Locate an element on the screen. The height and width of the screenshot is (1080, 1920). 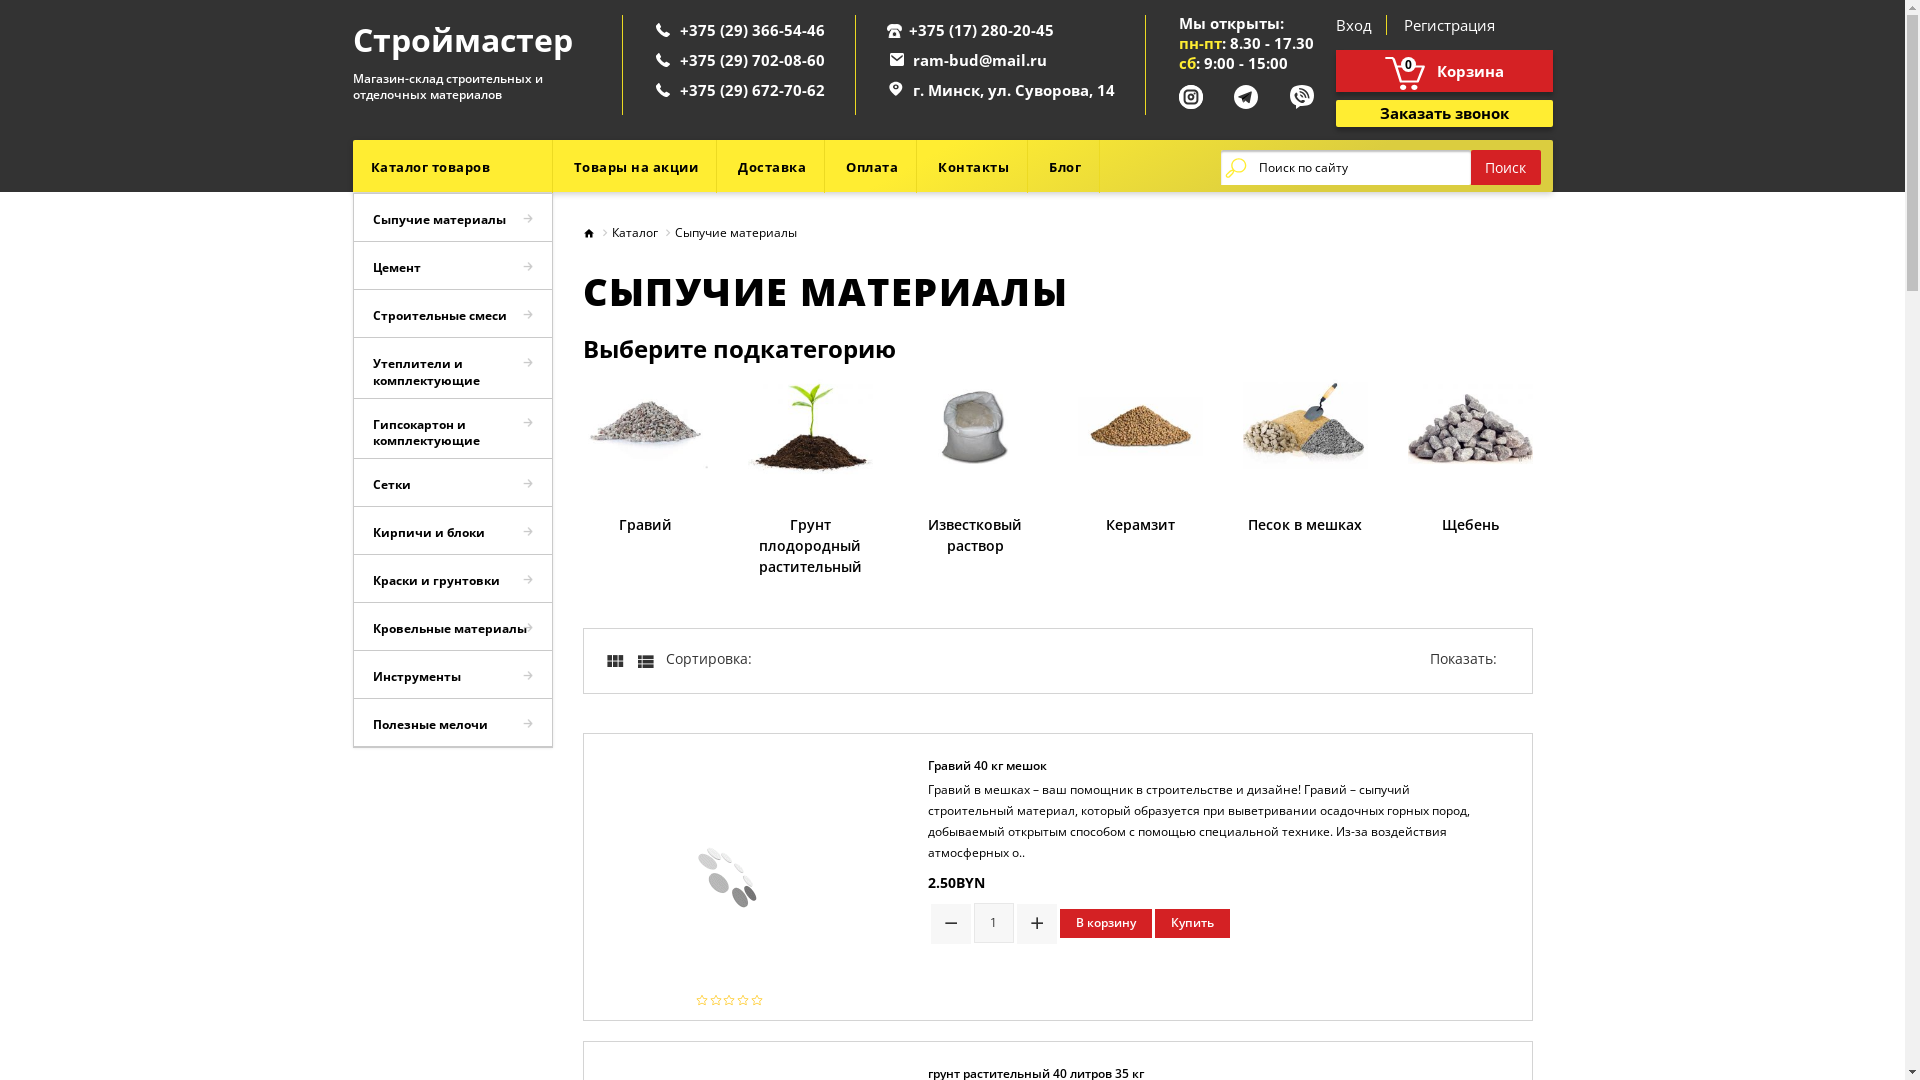
'+375 (29) 672-70-62' is located at coordinates (680, 88).